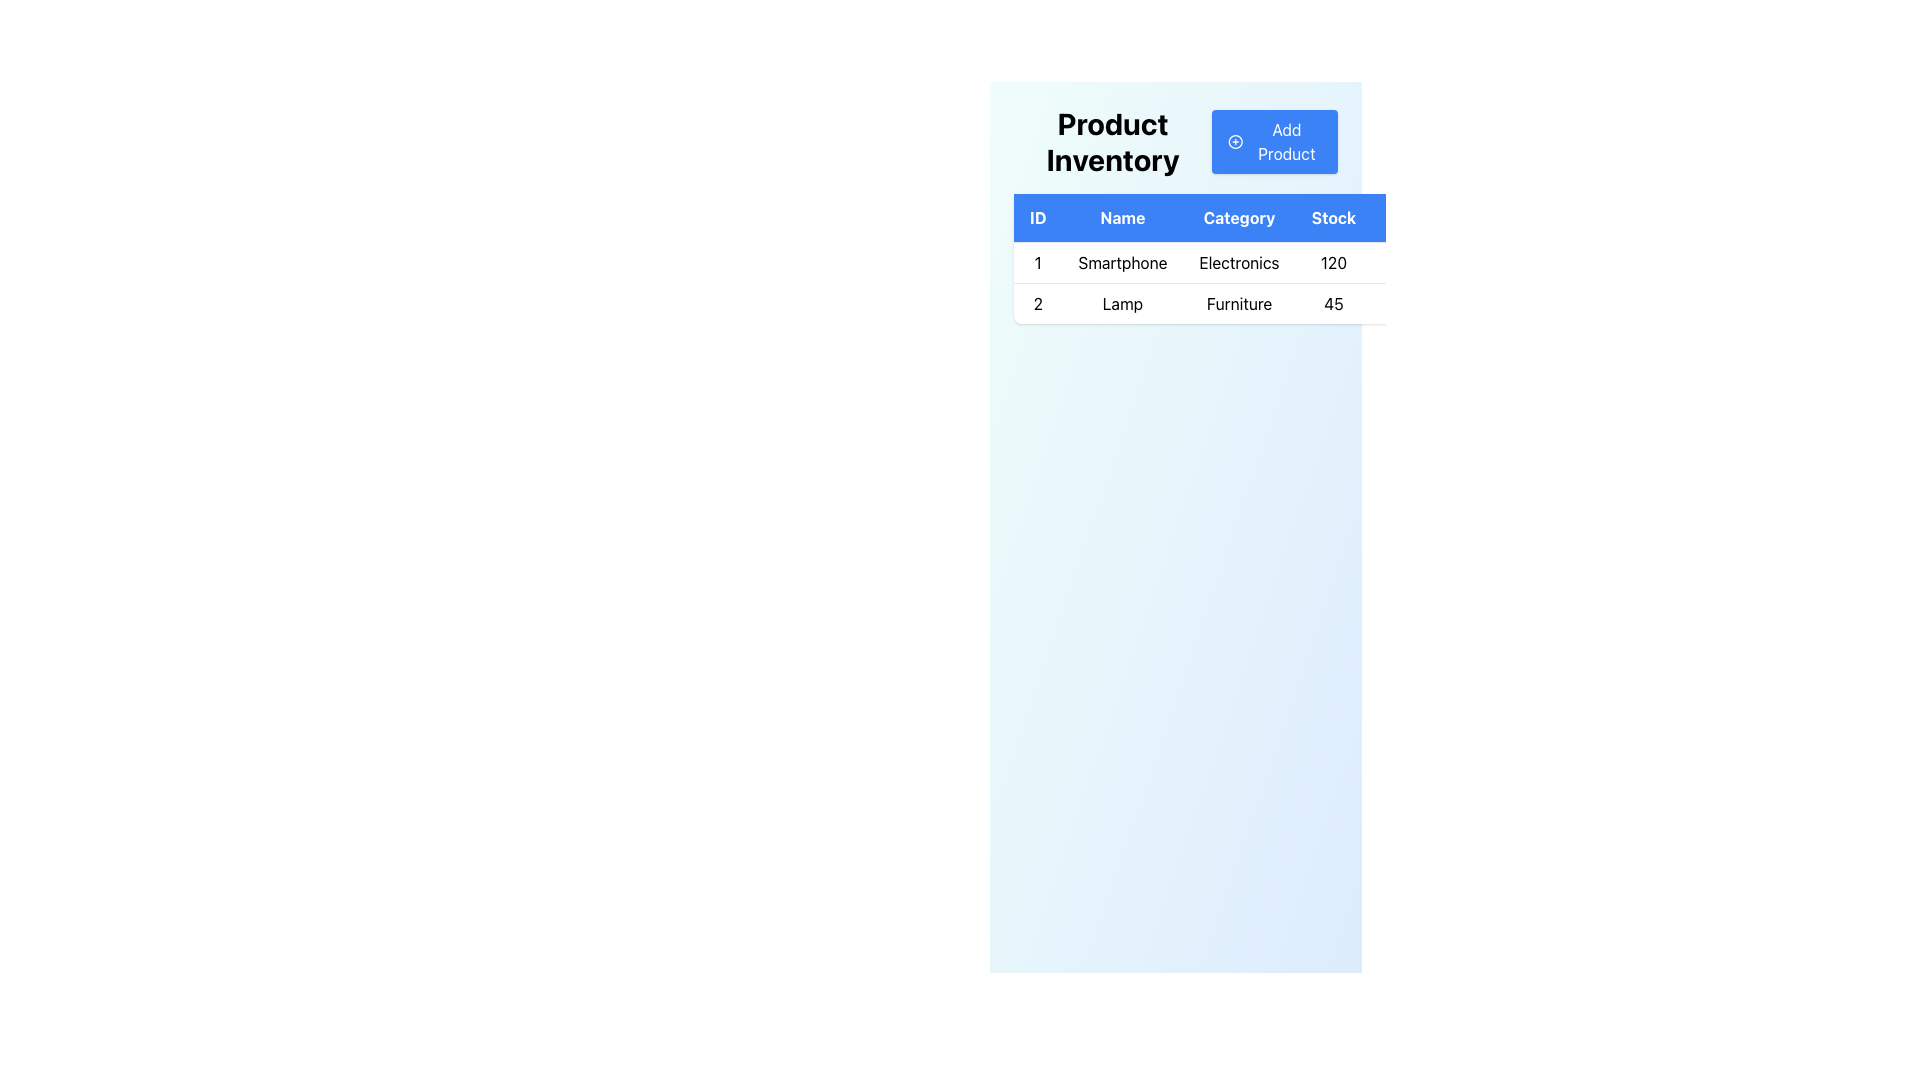  I want to click on the 'Name' column header in the product inventory table, which is the second header between 'ID' and 'Category', so click(1123, 218).